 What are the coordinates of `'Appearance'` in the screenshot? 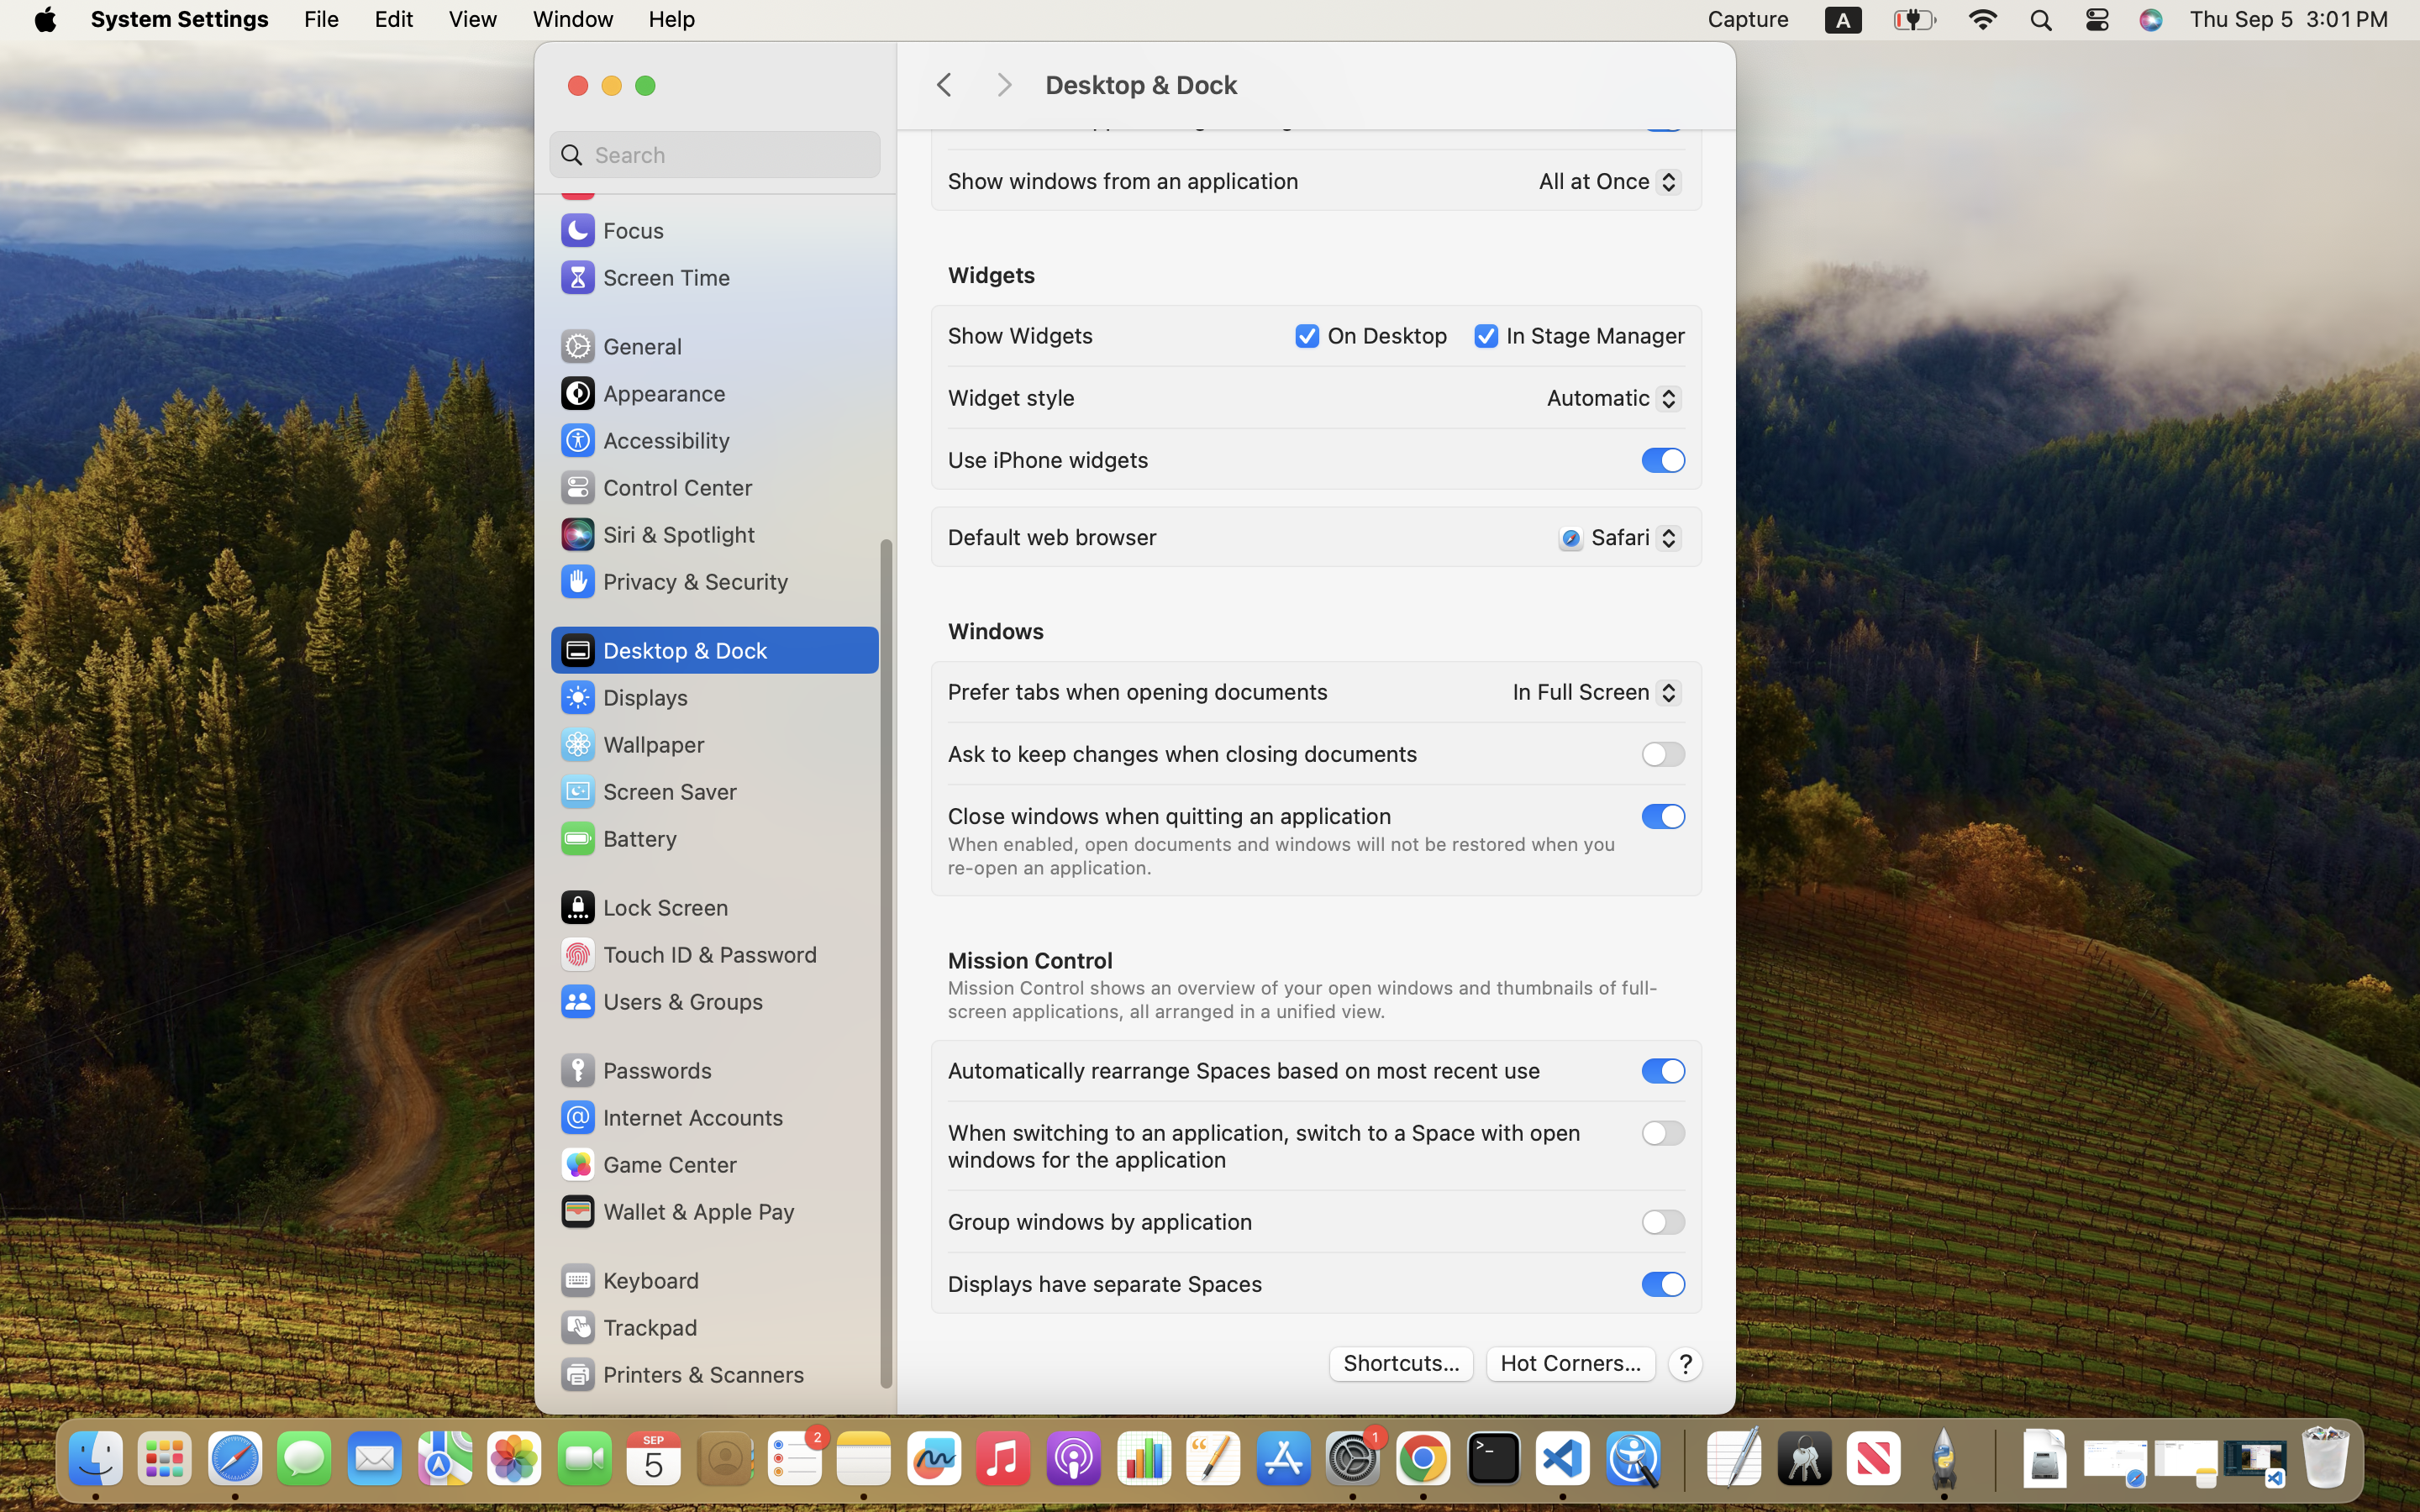 It's located at (641, 392).